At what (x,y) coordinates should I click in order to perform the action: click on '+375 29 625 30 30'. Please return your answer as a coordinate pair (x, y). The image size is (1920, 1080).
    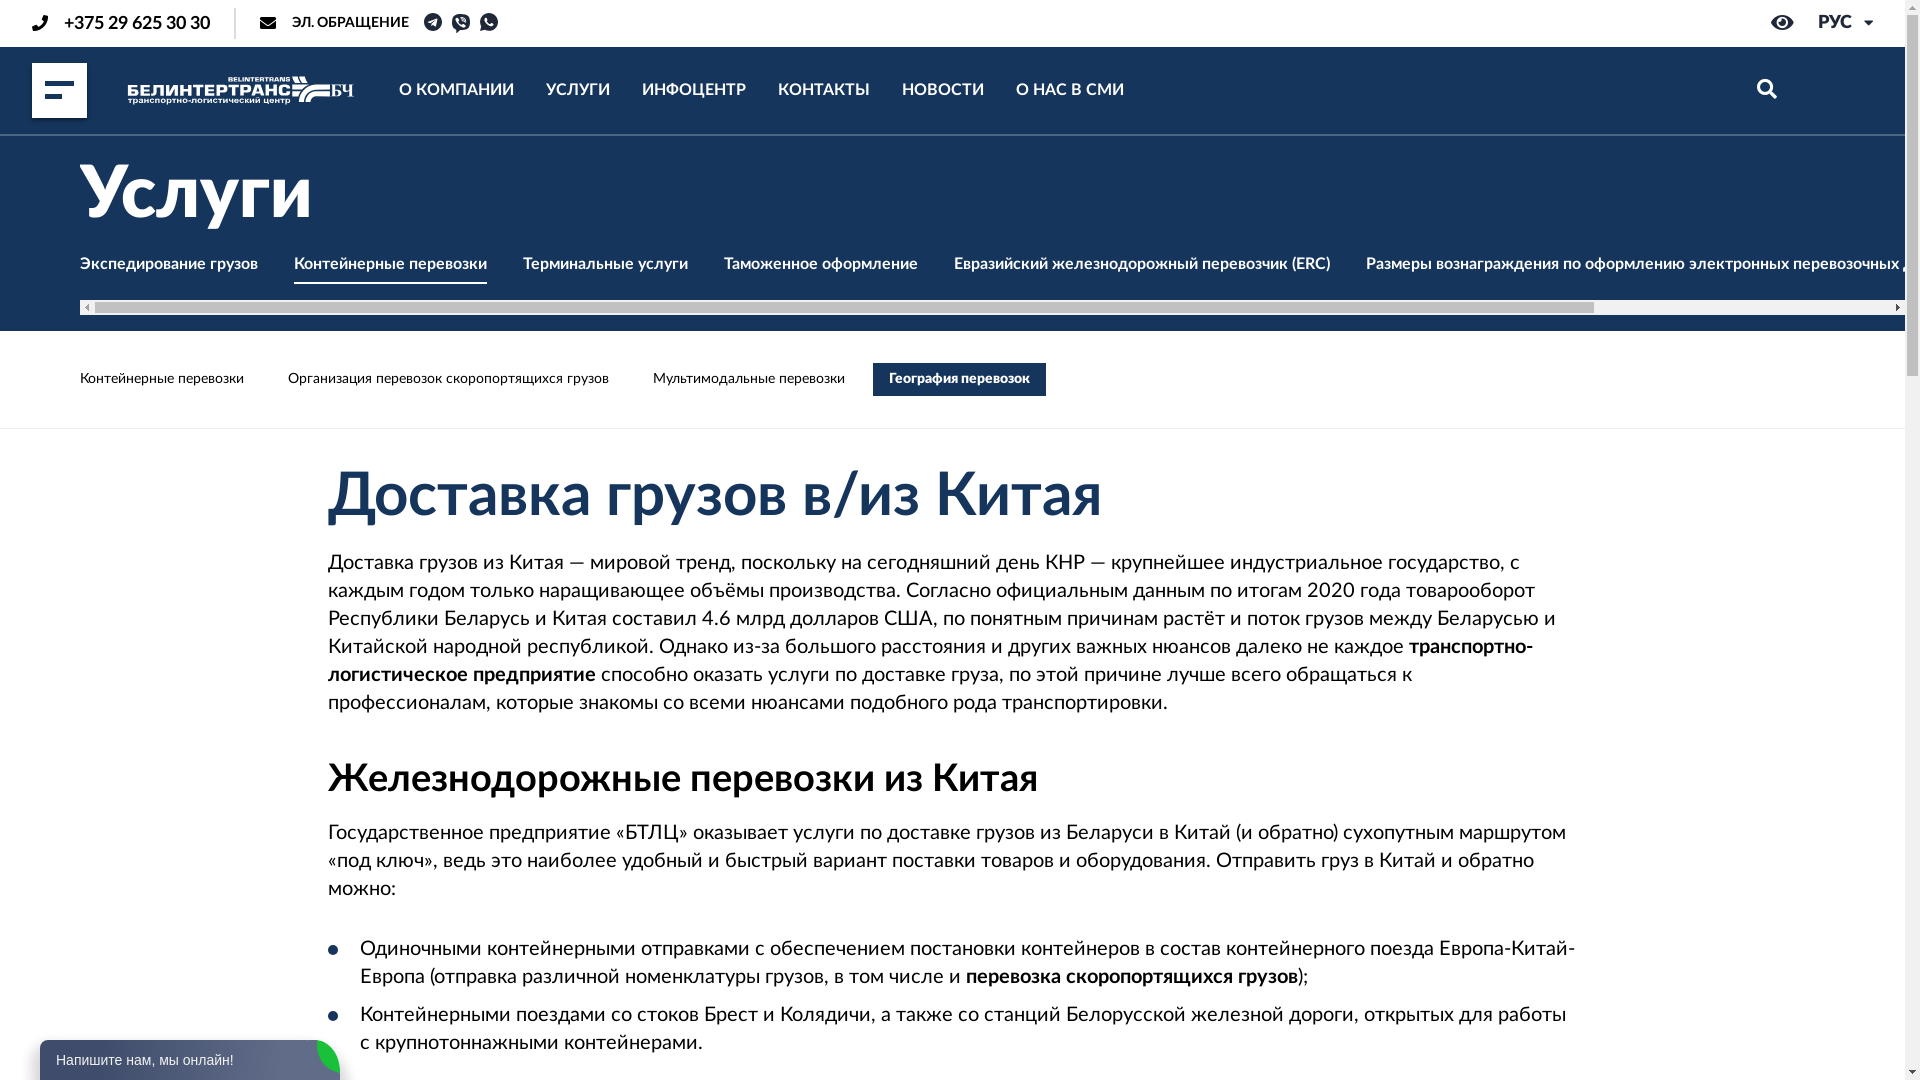
    Looking at the image, I should click on (119, 23).